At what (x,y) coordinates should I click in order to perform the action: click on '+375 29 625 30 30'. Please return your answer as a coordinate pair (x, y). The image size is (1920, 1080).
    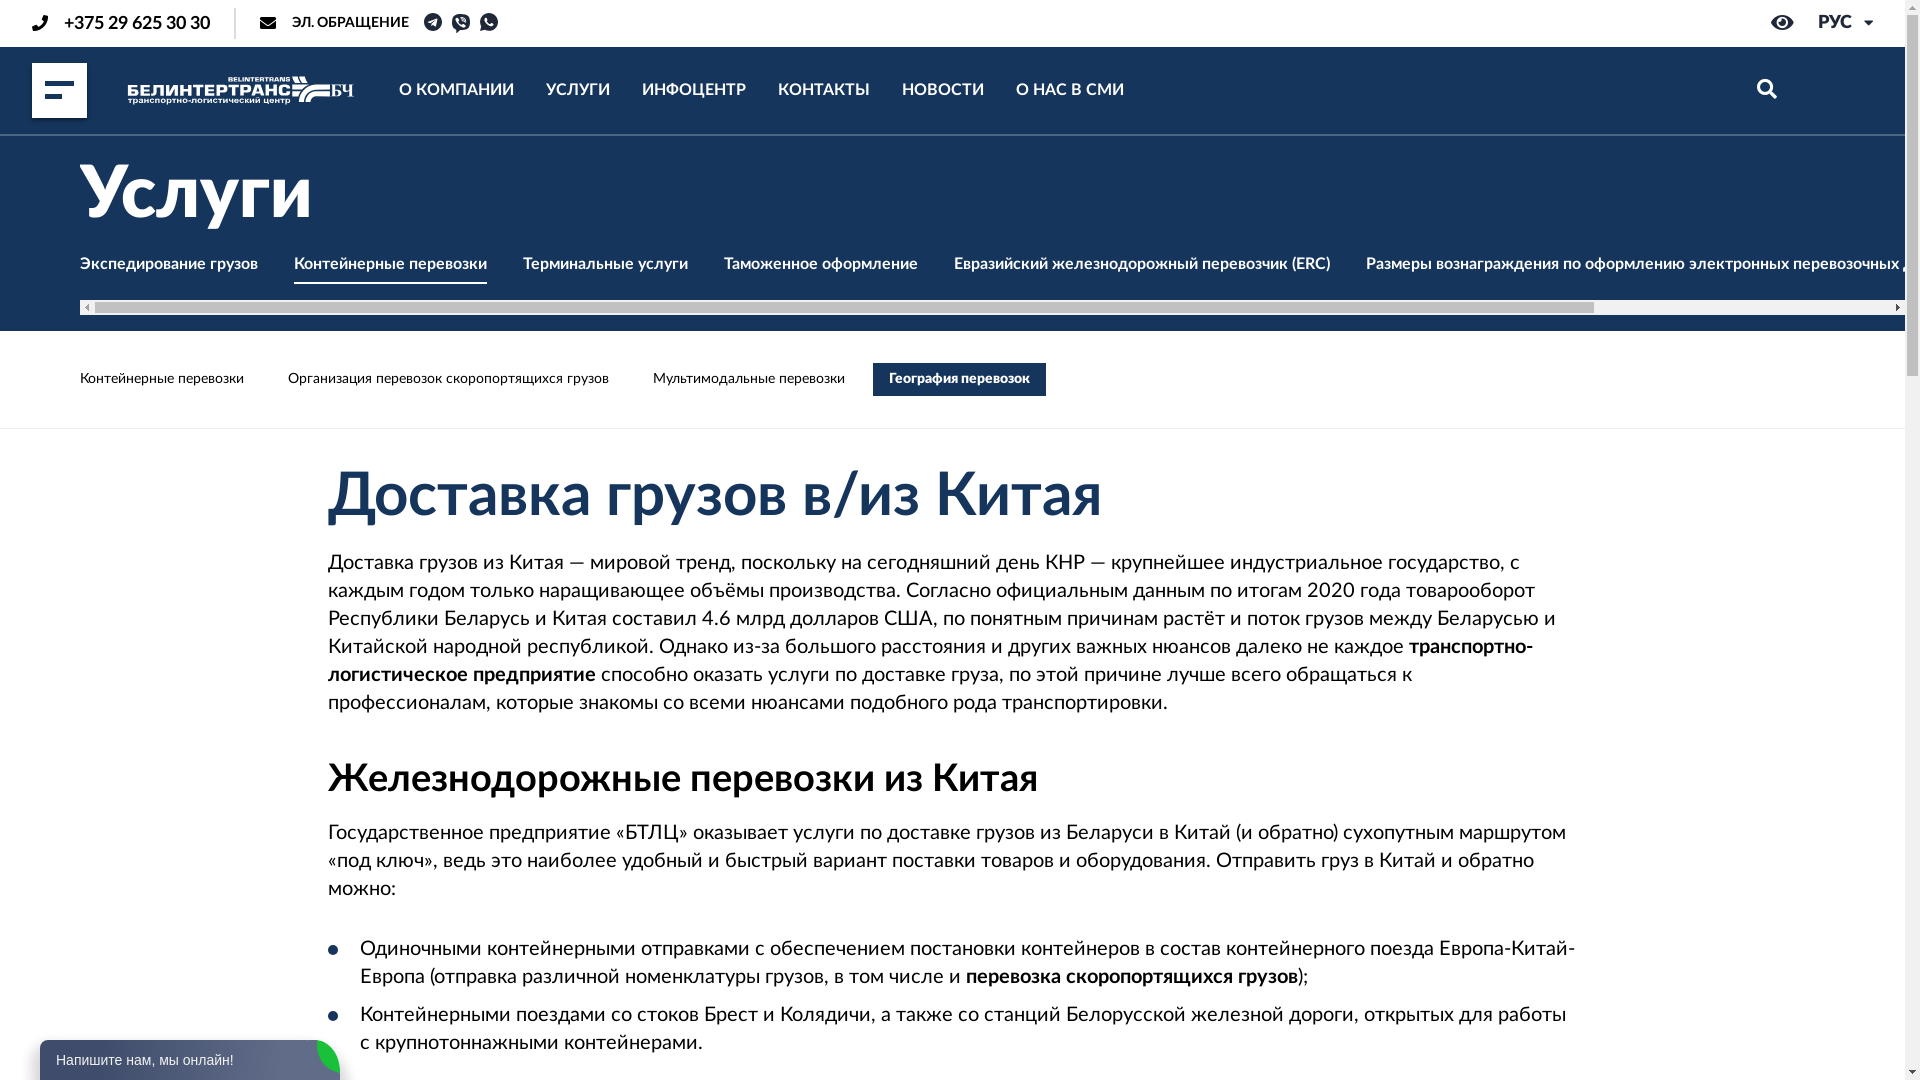
    Looking at the image, I should click on (119, 23).